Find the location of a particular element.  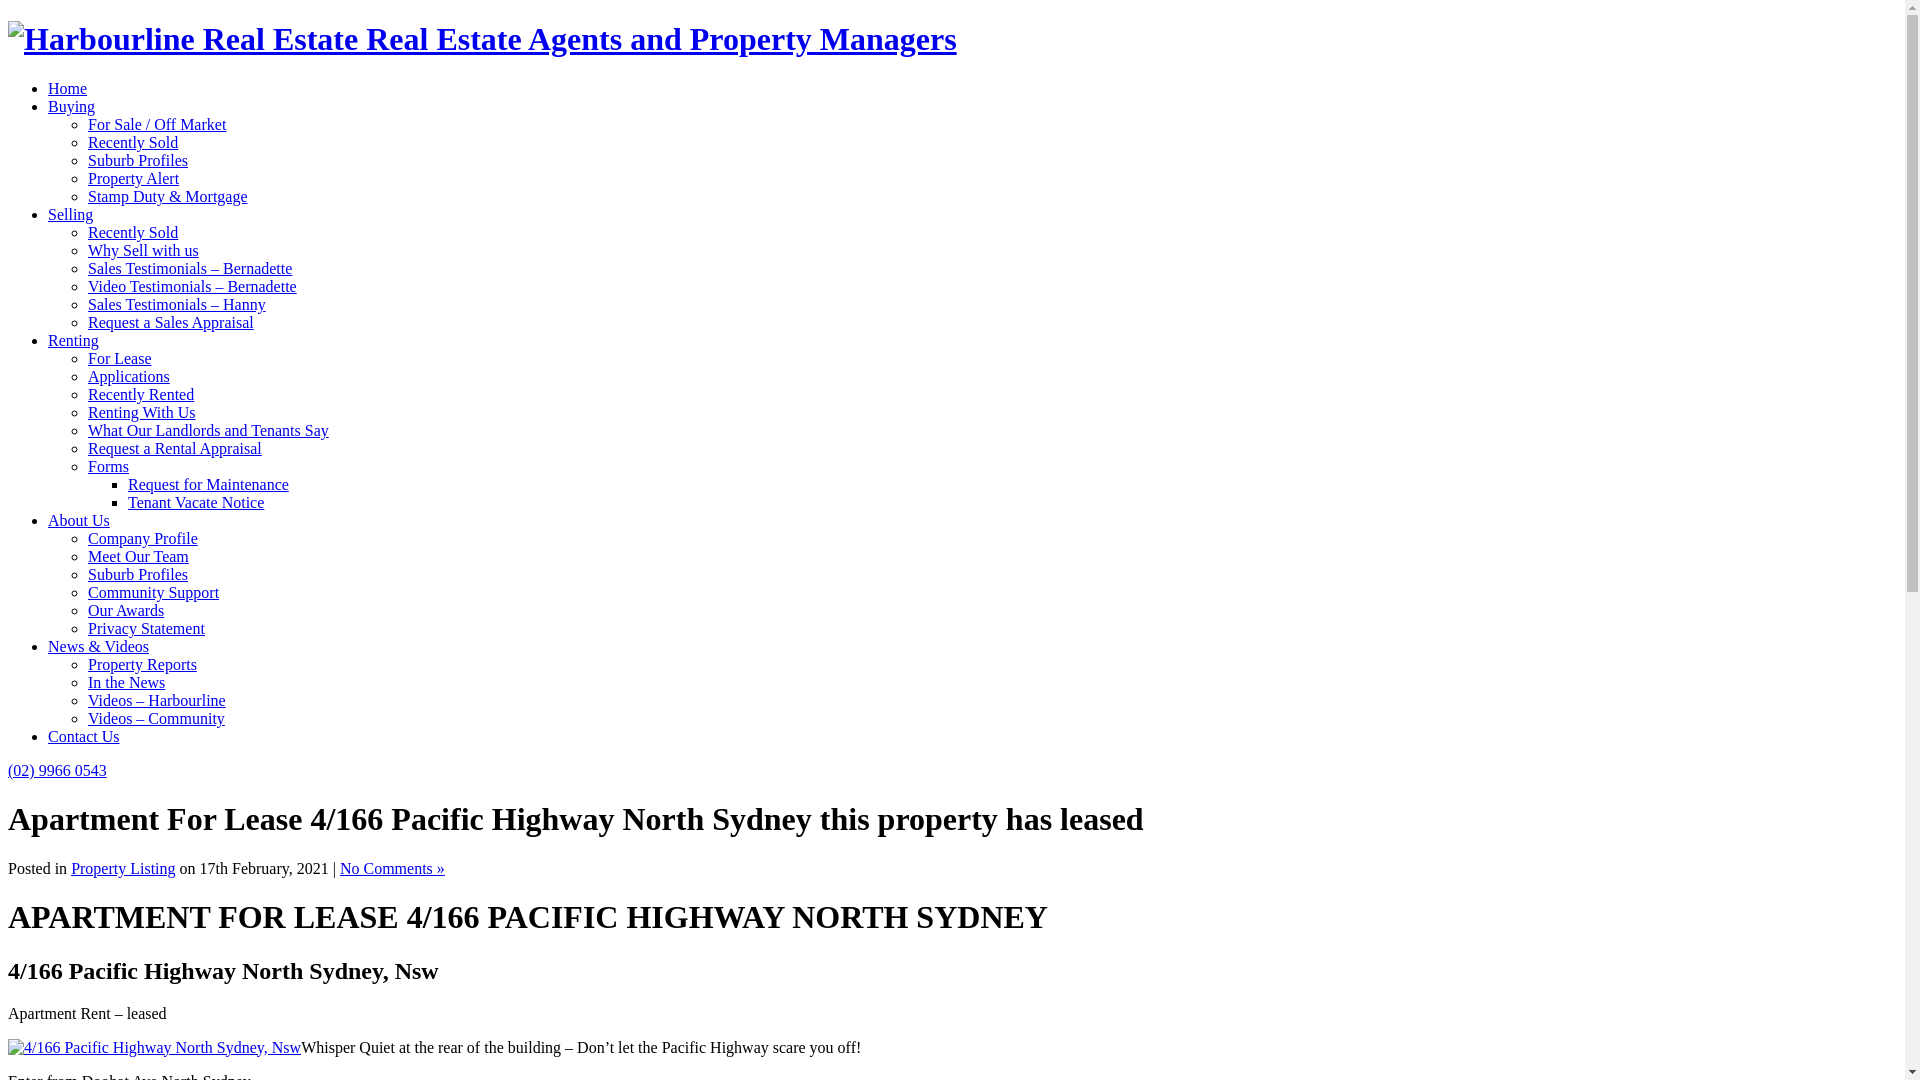

'Recently Rented' is located at coordinates (139, 394).